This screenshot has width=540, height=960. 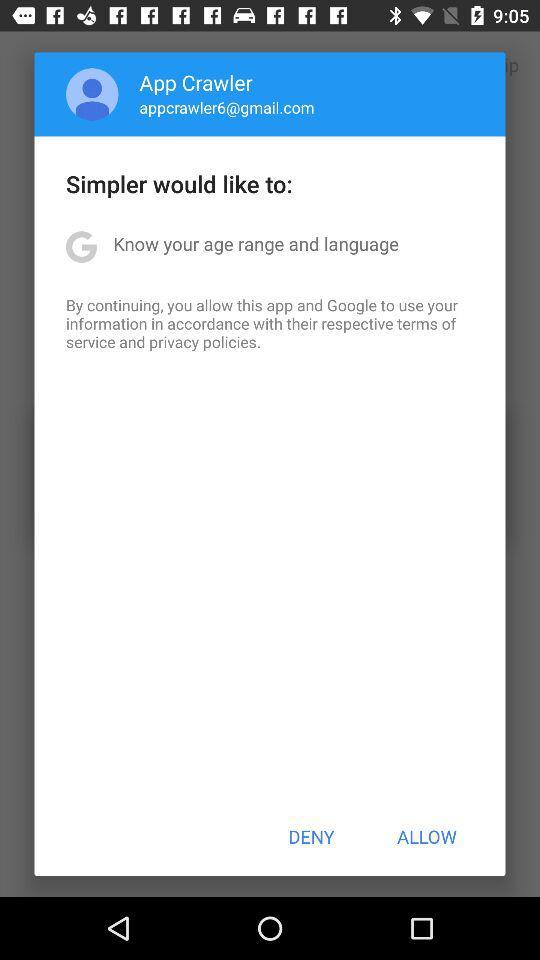 I want to click on the appcrawler6@gmail.com app, so click(x=226, y=107).